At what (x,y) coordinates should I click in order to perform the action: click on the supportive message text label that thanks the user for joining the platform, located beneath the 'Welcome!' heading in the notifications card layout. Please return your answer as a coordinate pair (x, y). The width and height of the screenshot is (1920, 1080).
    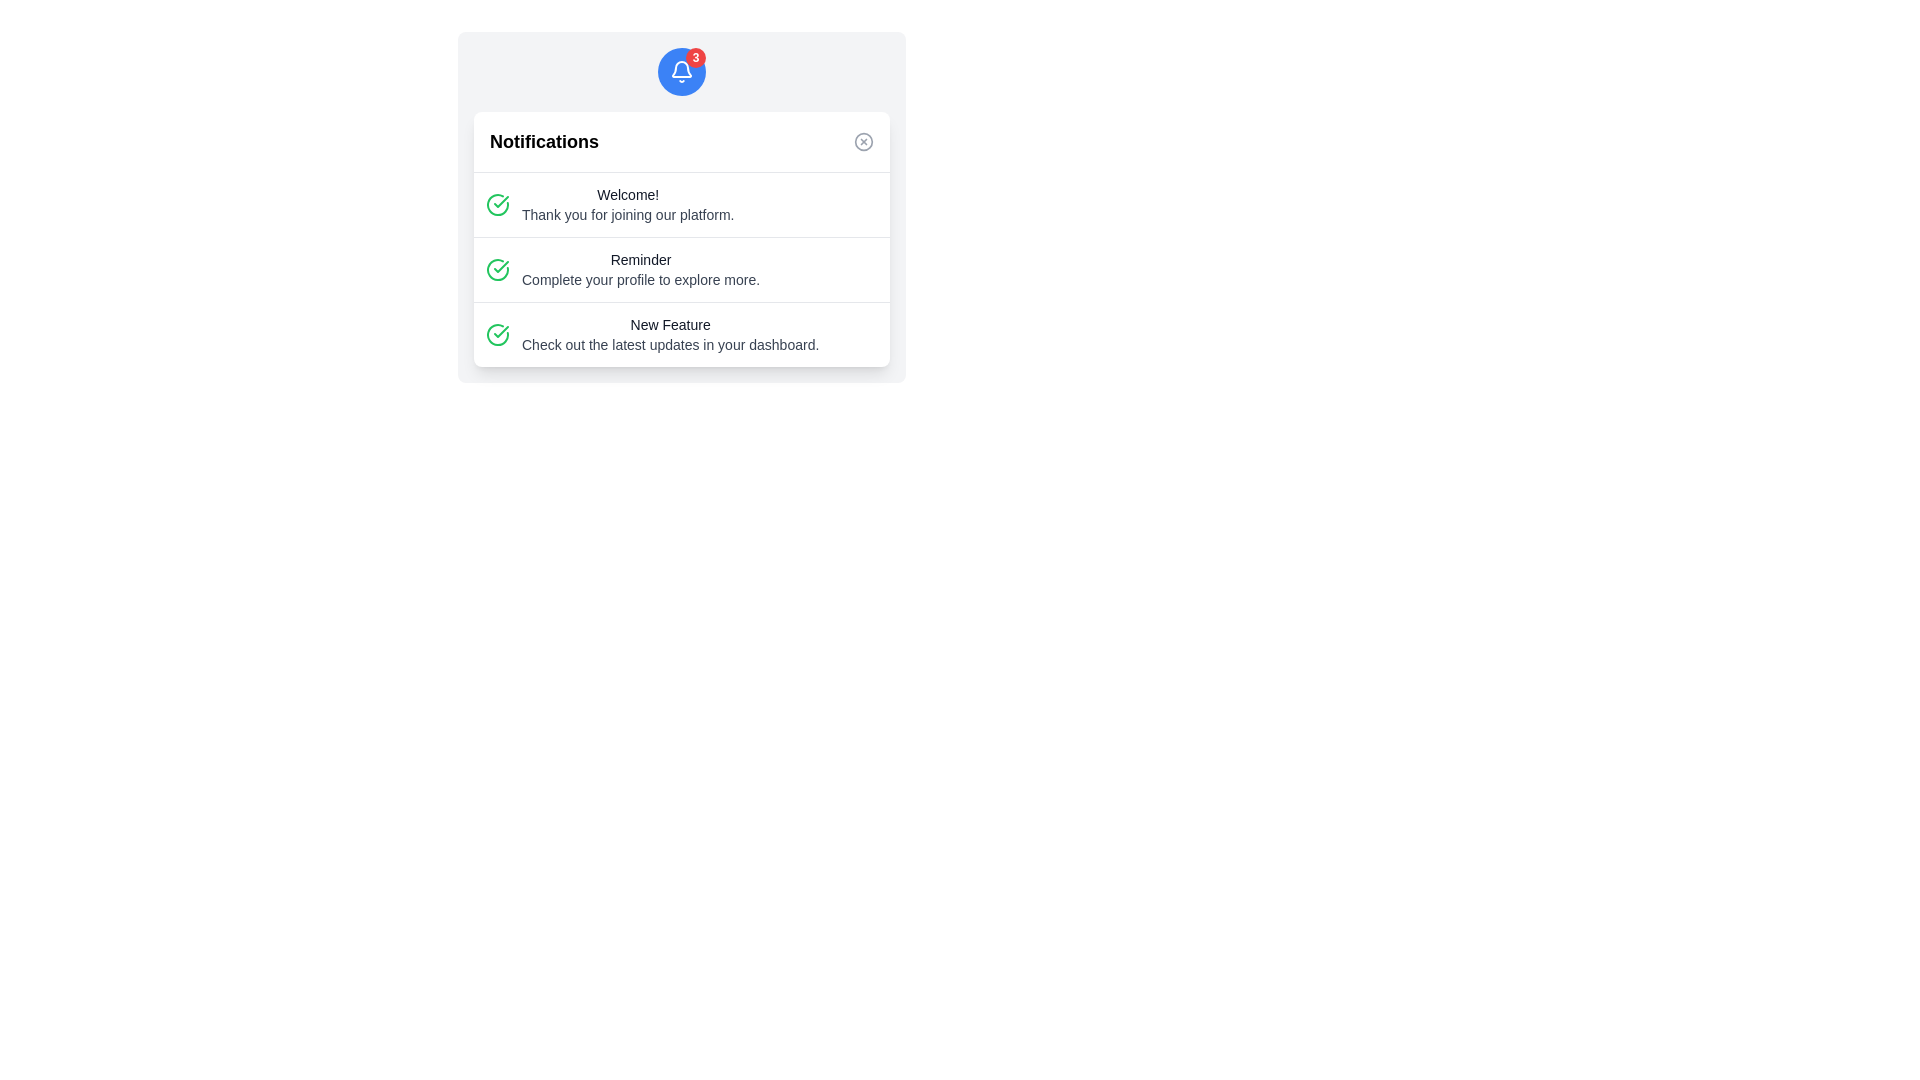
    Looking at the image, I should click on (627, 215).